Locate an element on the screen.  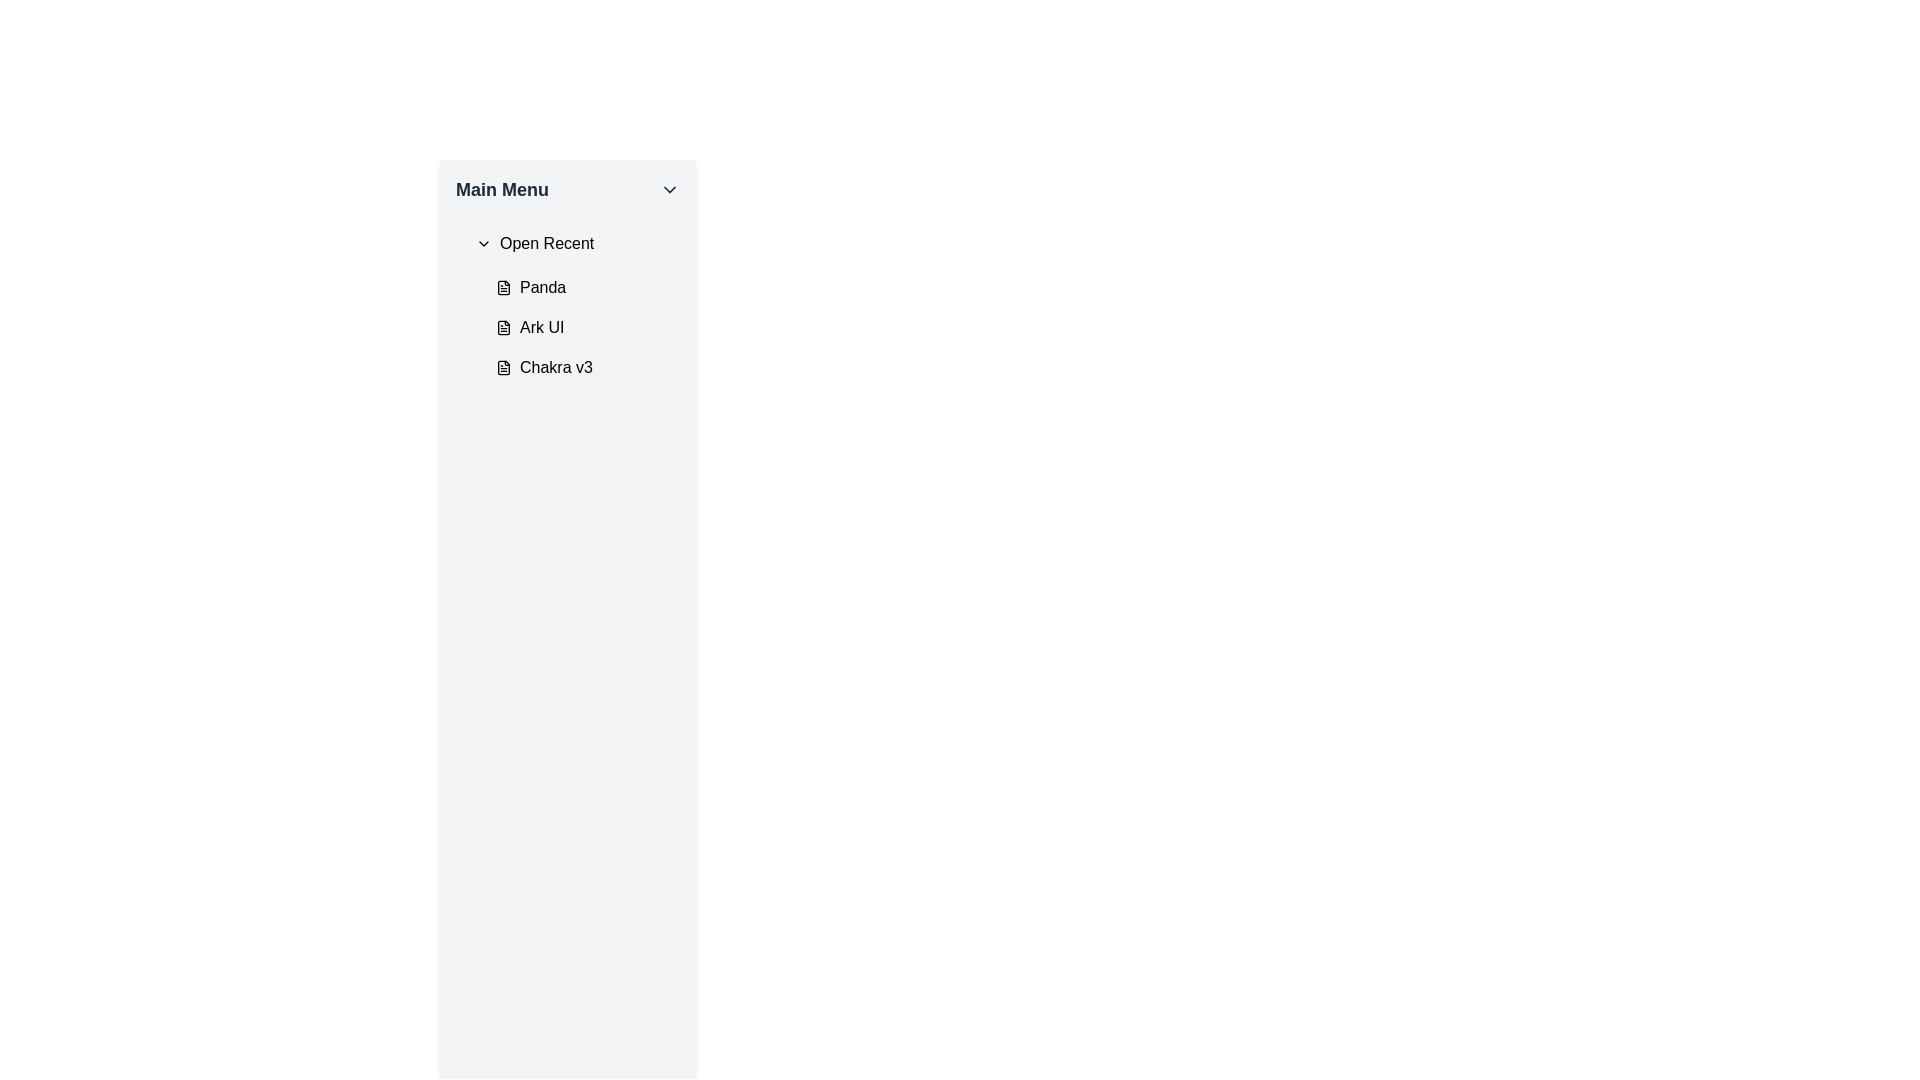
the icon representing the 'Panda' menu item is located at coordinates (504, 288).